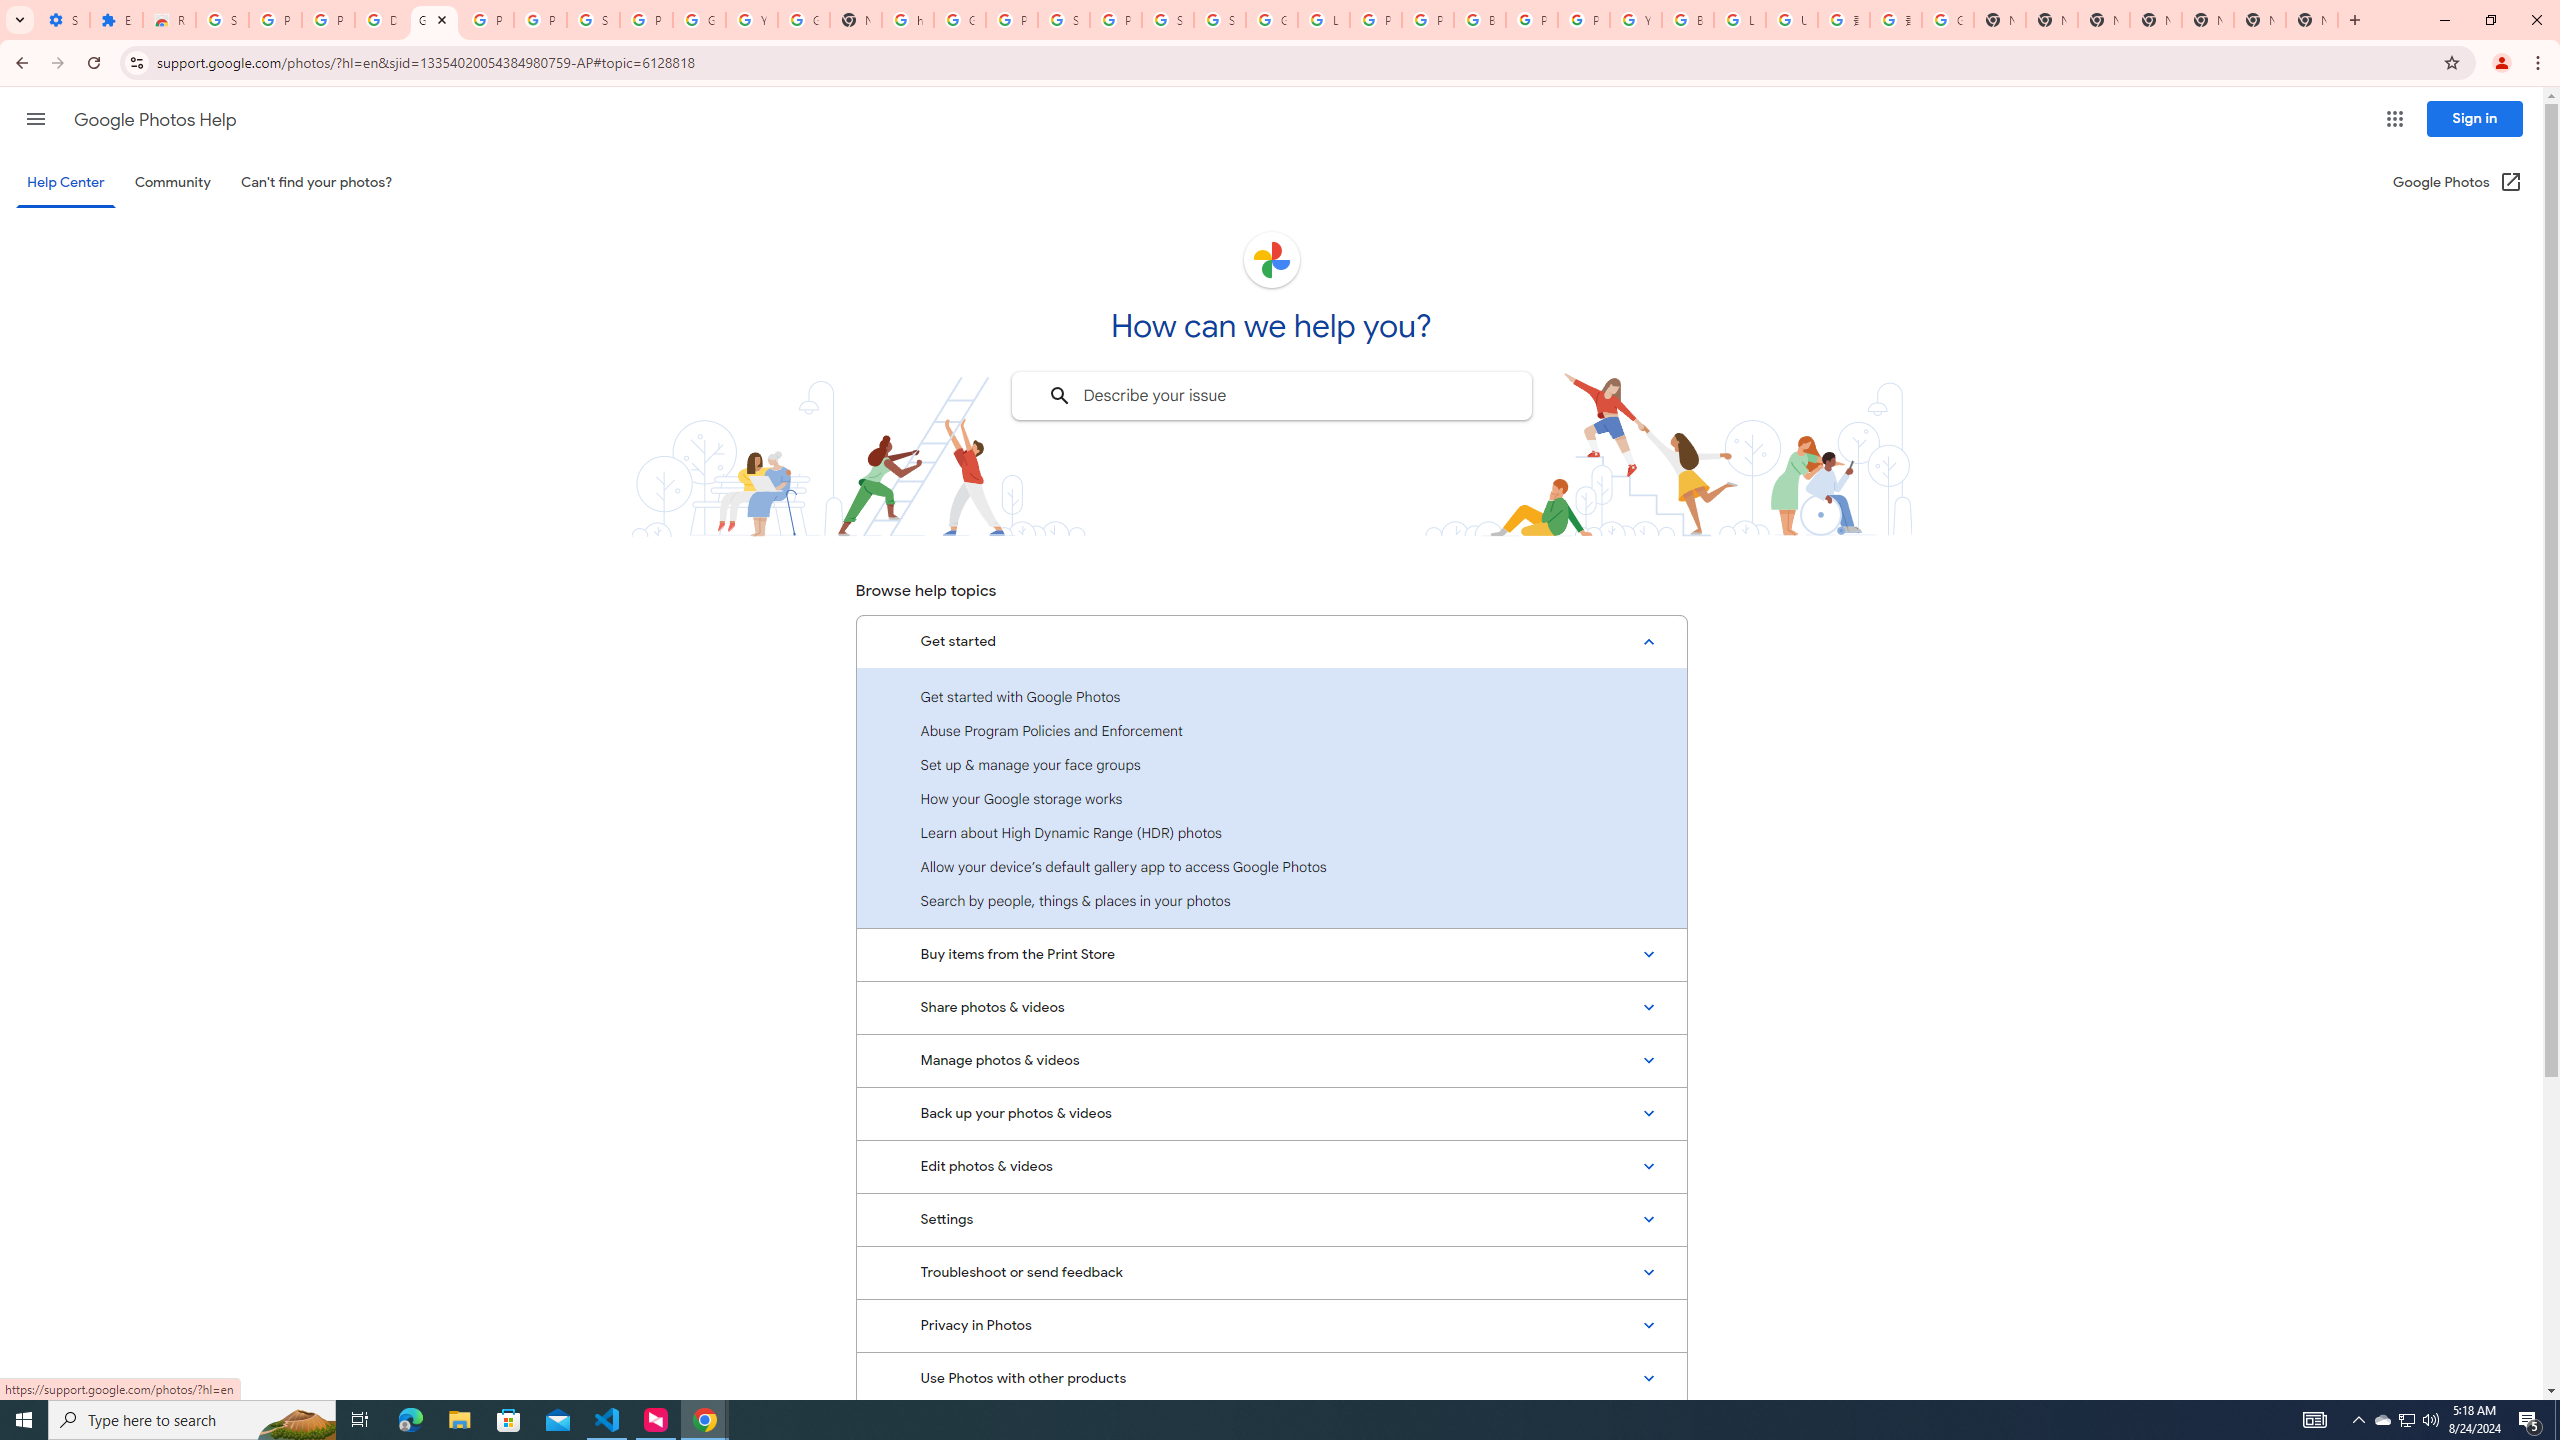 This screenshot has width=2560, height=1440. I want to click on 'YouTube', so click(1634, 19).